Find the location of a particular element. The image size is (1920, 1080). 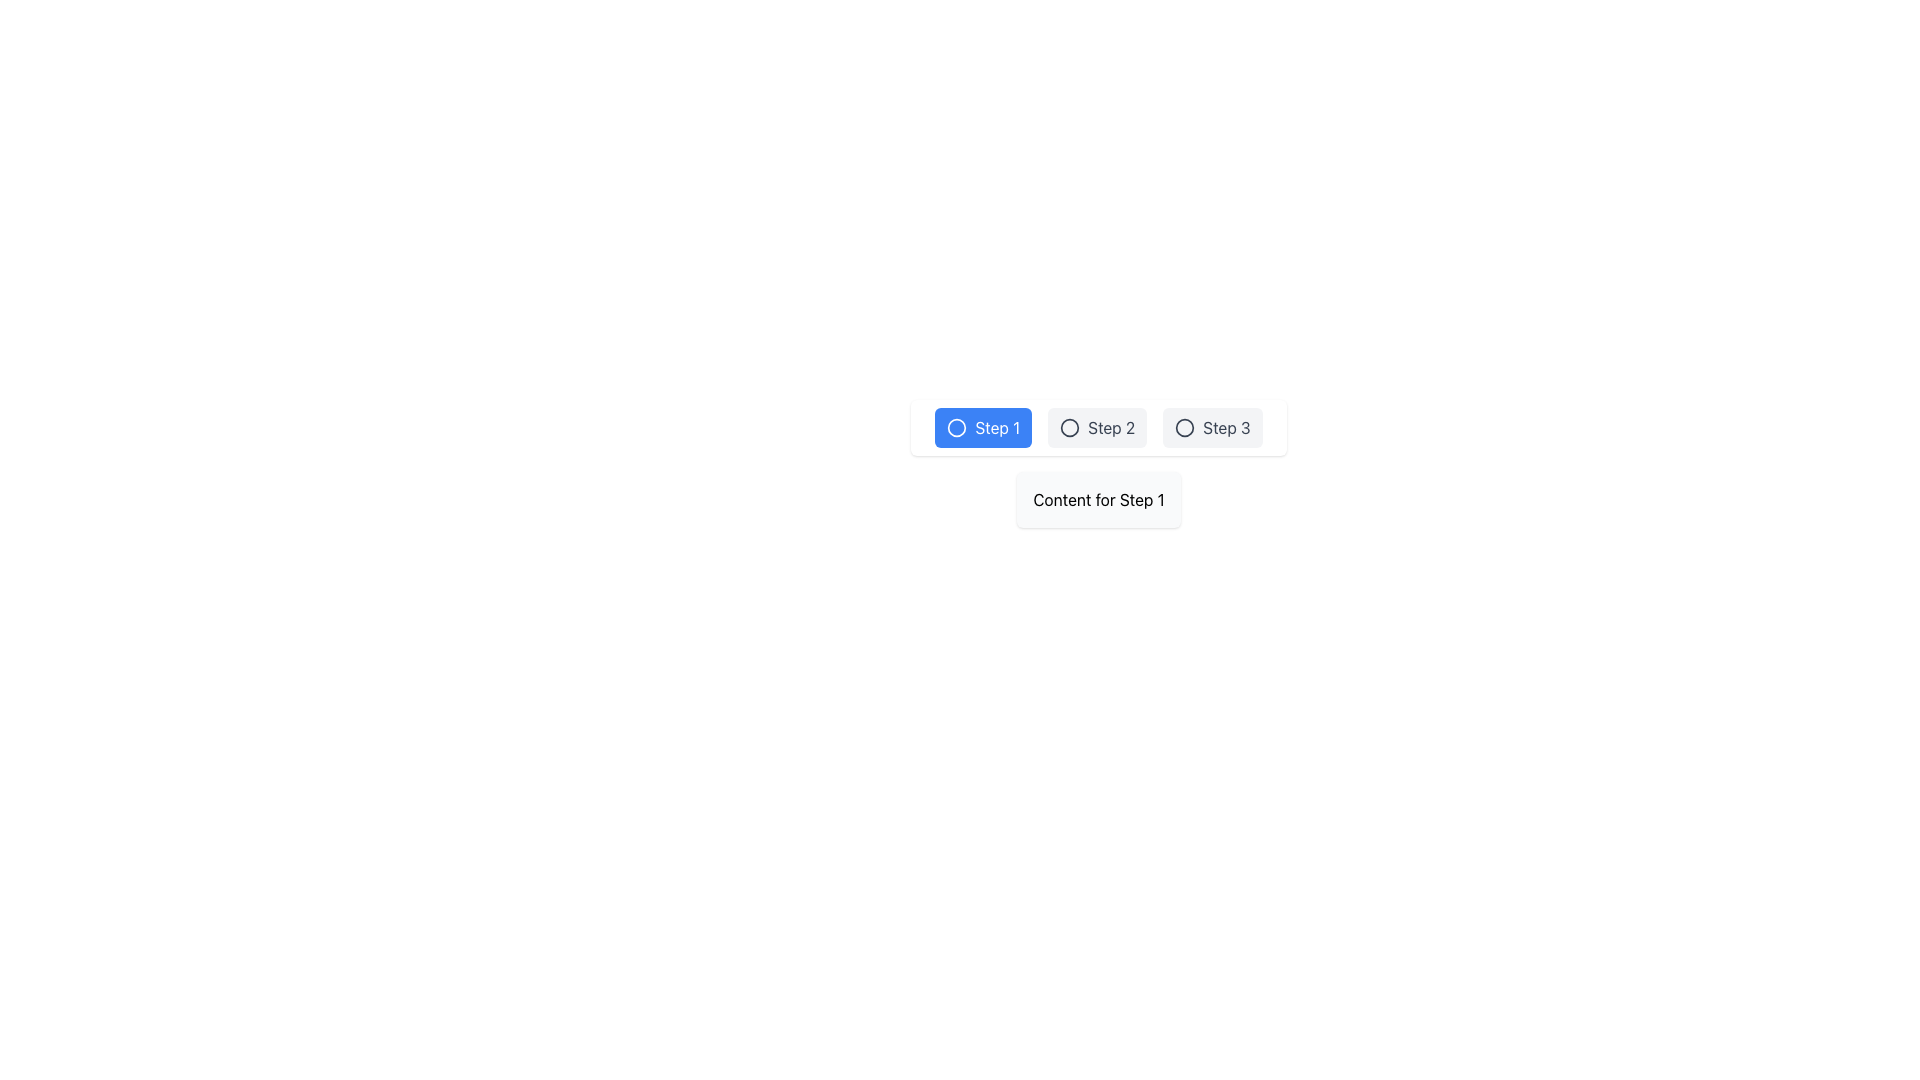

the second button labeled 'Step 2', which serves as a visual indicator of the step's name or status in a multi-step process is located at coordinates (1096, 427).